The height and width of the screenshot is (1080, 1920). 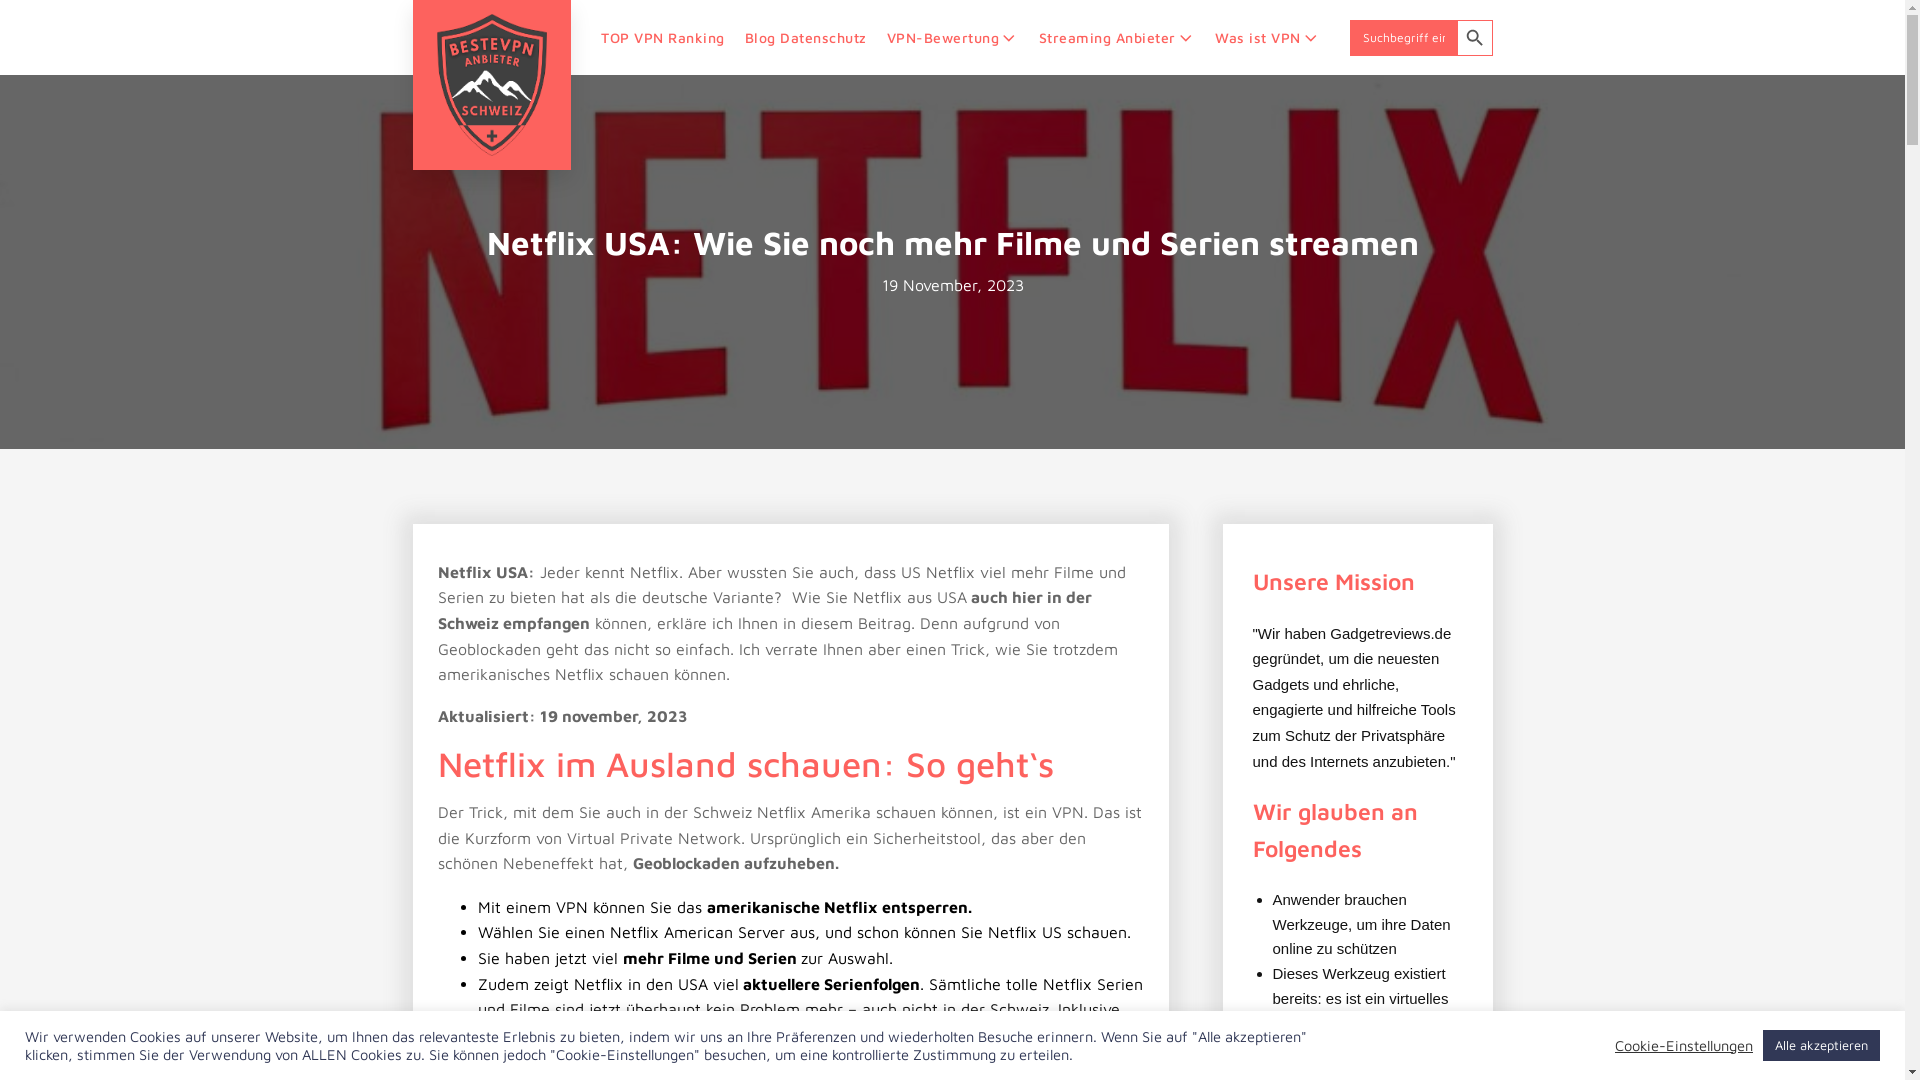 What do you see at coordinates (952, 38) in the screenshot?
I see `'VPN-Bewertung'` at bounding box center [952, 38].